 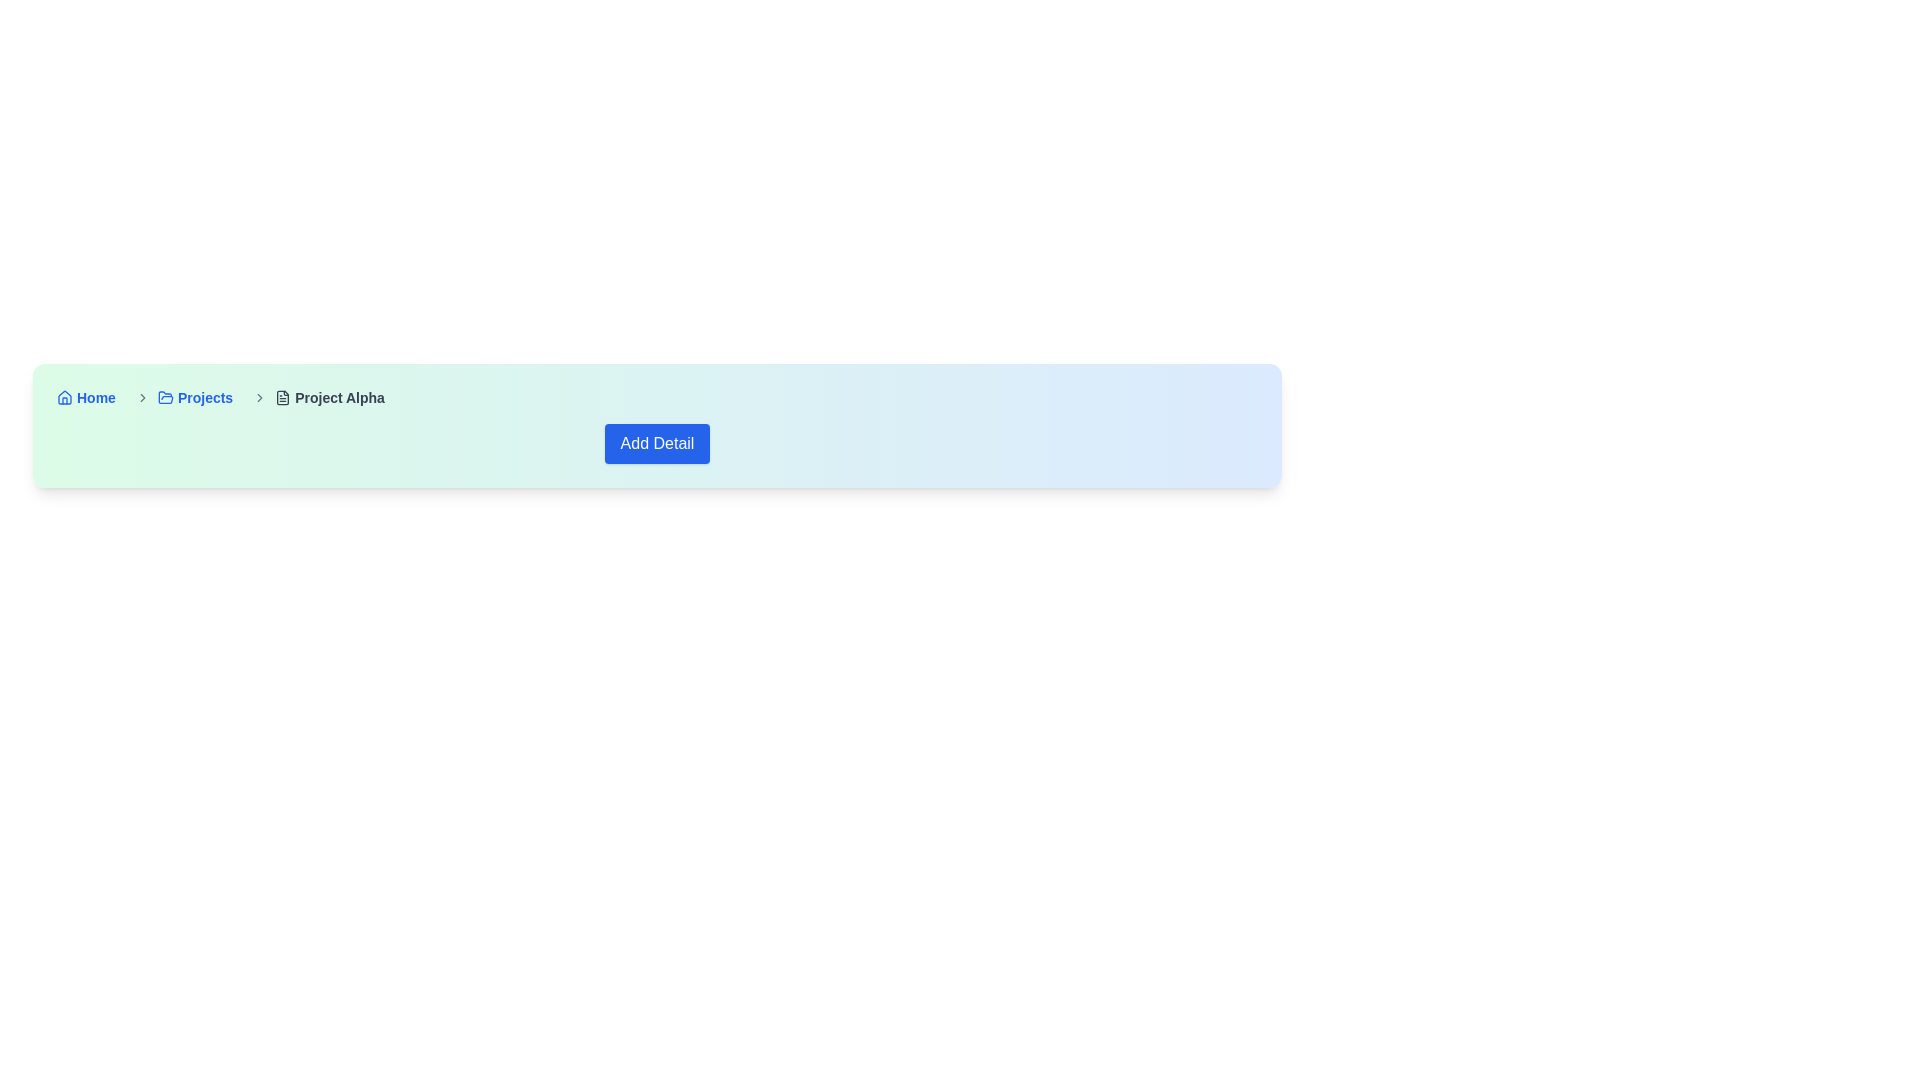 I want to click on the 'Projects' breadcrumb link, so click(x=180, y=397).